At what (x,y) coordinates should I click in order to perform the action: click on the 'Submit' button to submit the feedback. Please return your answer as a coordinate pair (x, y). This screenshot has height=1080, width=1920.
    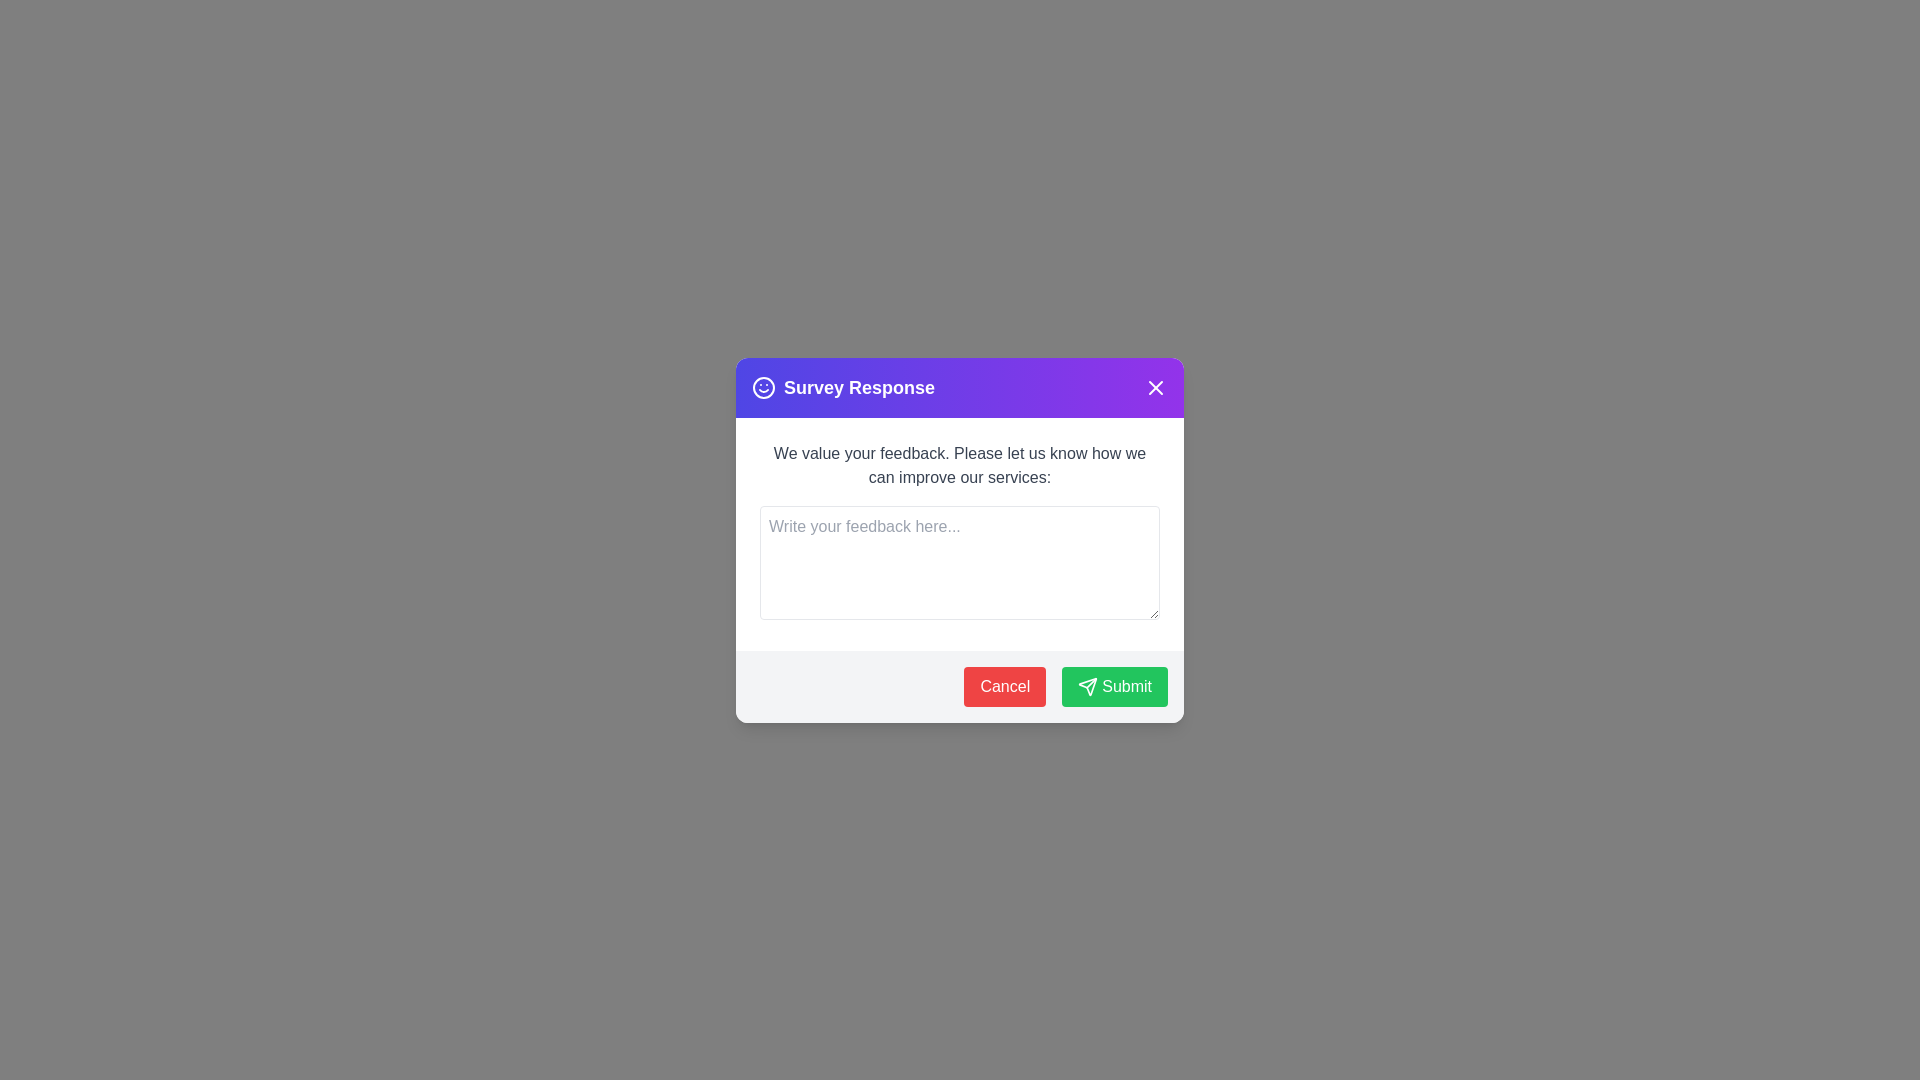
    Looking at the image, I should click on (1113, 685).